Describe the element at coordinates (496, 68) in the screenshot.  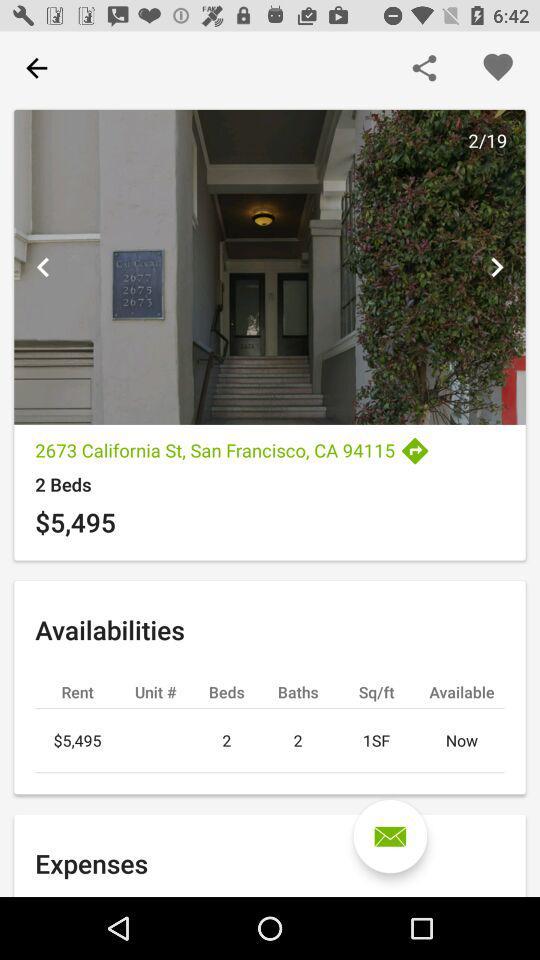
I see `button` at that location.